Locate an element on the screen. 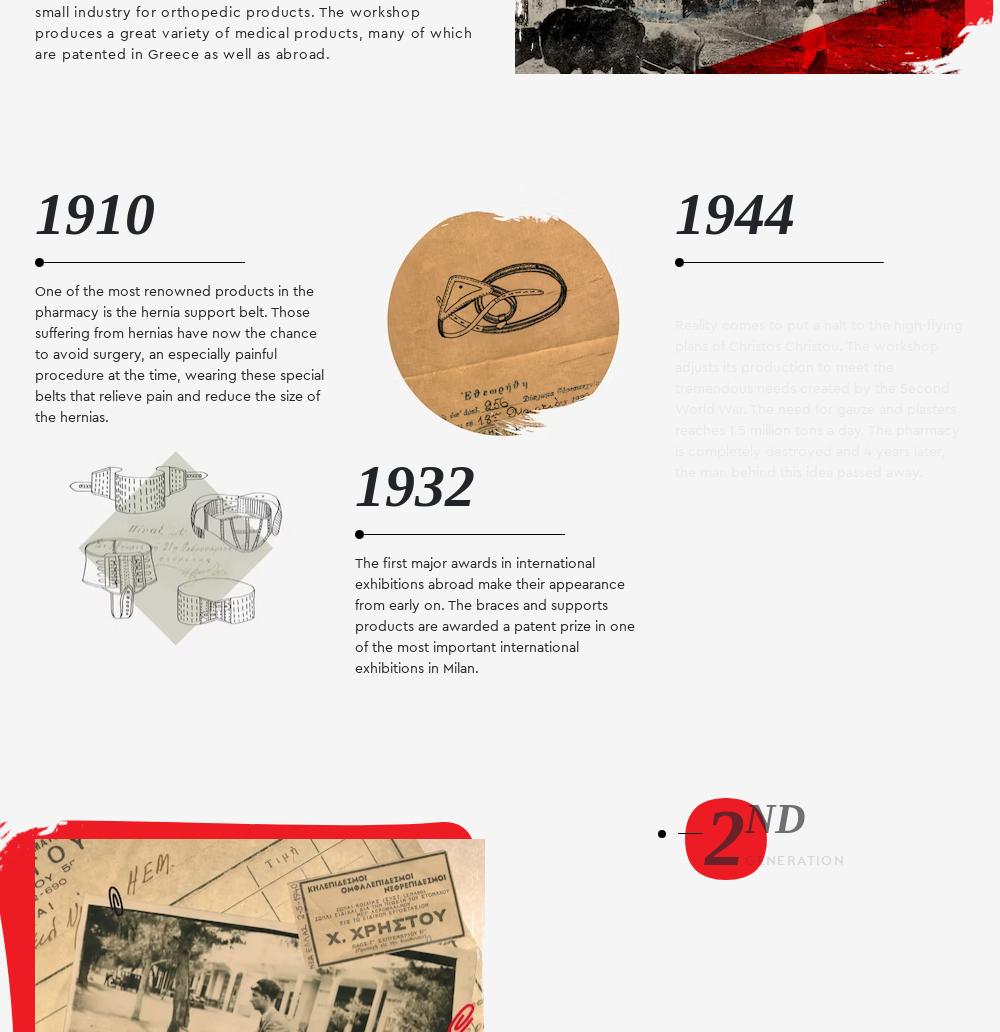 This screenshot has width=1000, height=1032. 'One of the most renowned products in the pharmacy is the hernia support belt. Those suffering from hernias have now the chance to avoid surgery, an especially painful procedure at the time, wearing these special belts that relieve pain and reduce the size of the hernias.' is located at coordinates (179, 353).